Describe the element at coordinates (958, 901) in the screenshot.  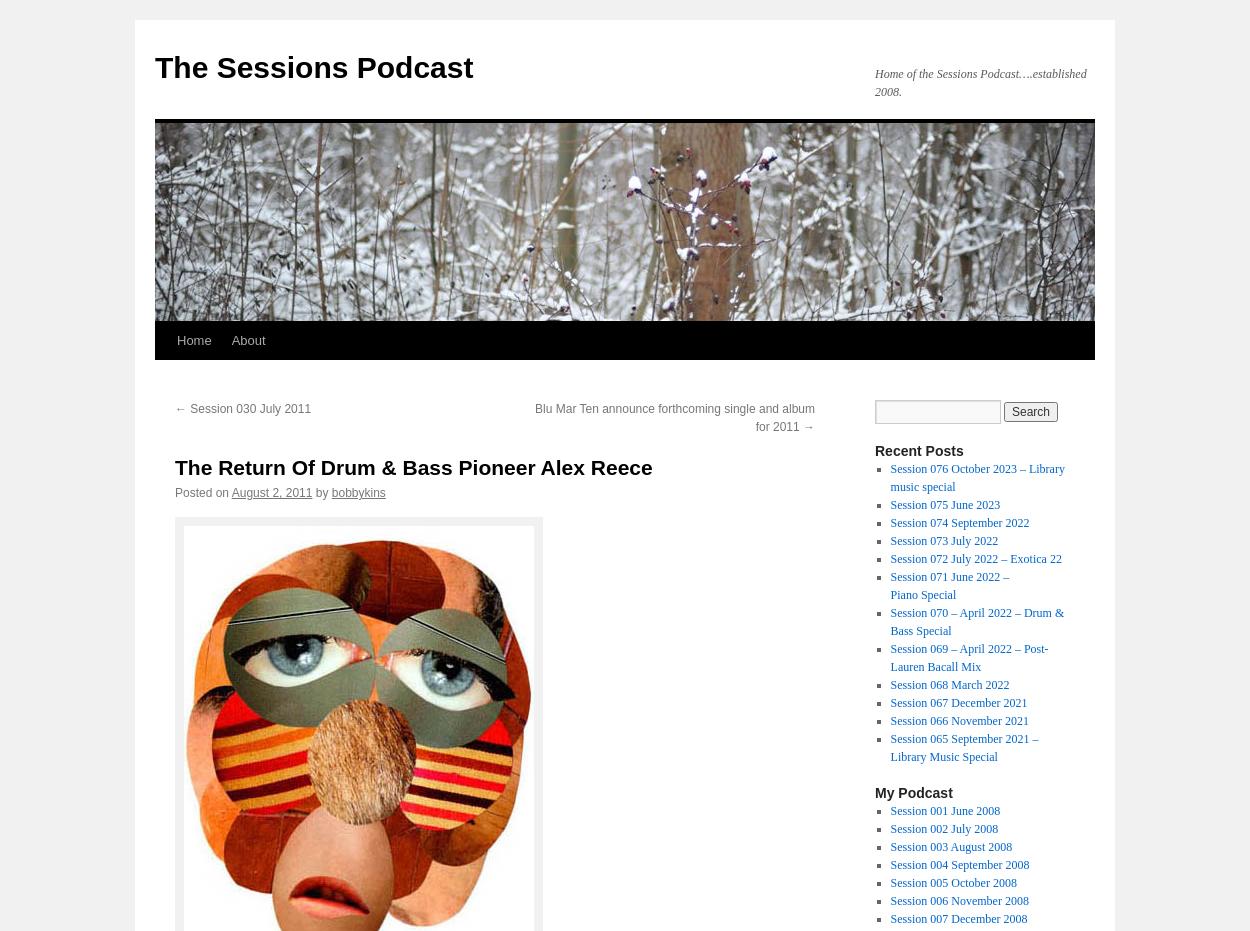
I see `'Session 006 November 2008'` at that location.